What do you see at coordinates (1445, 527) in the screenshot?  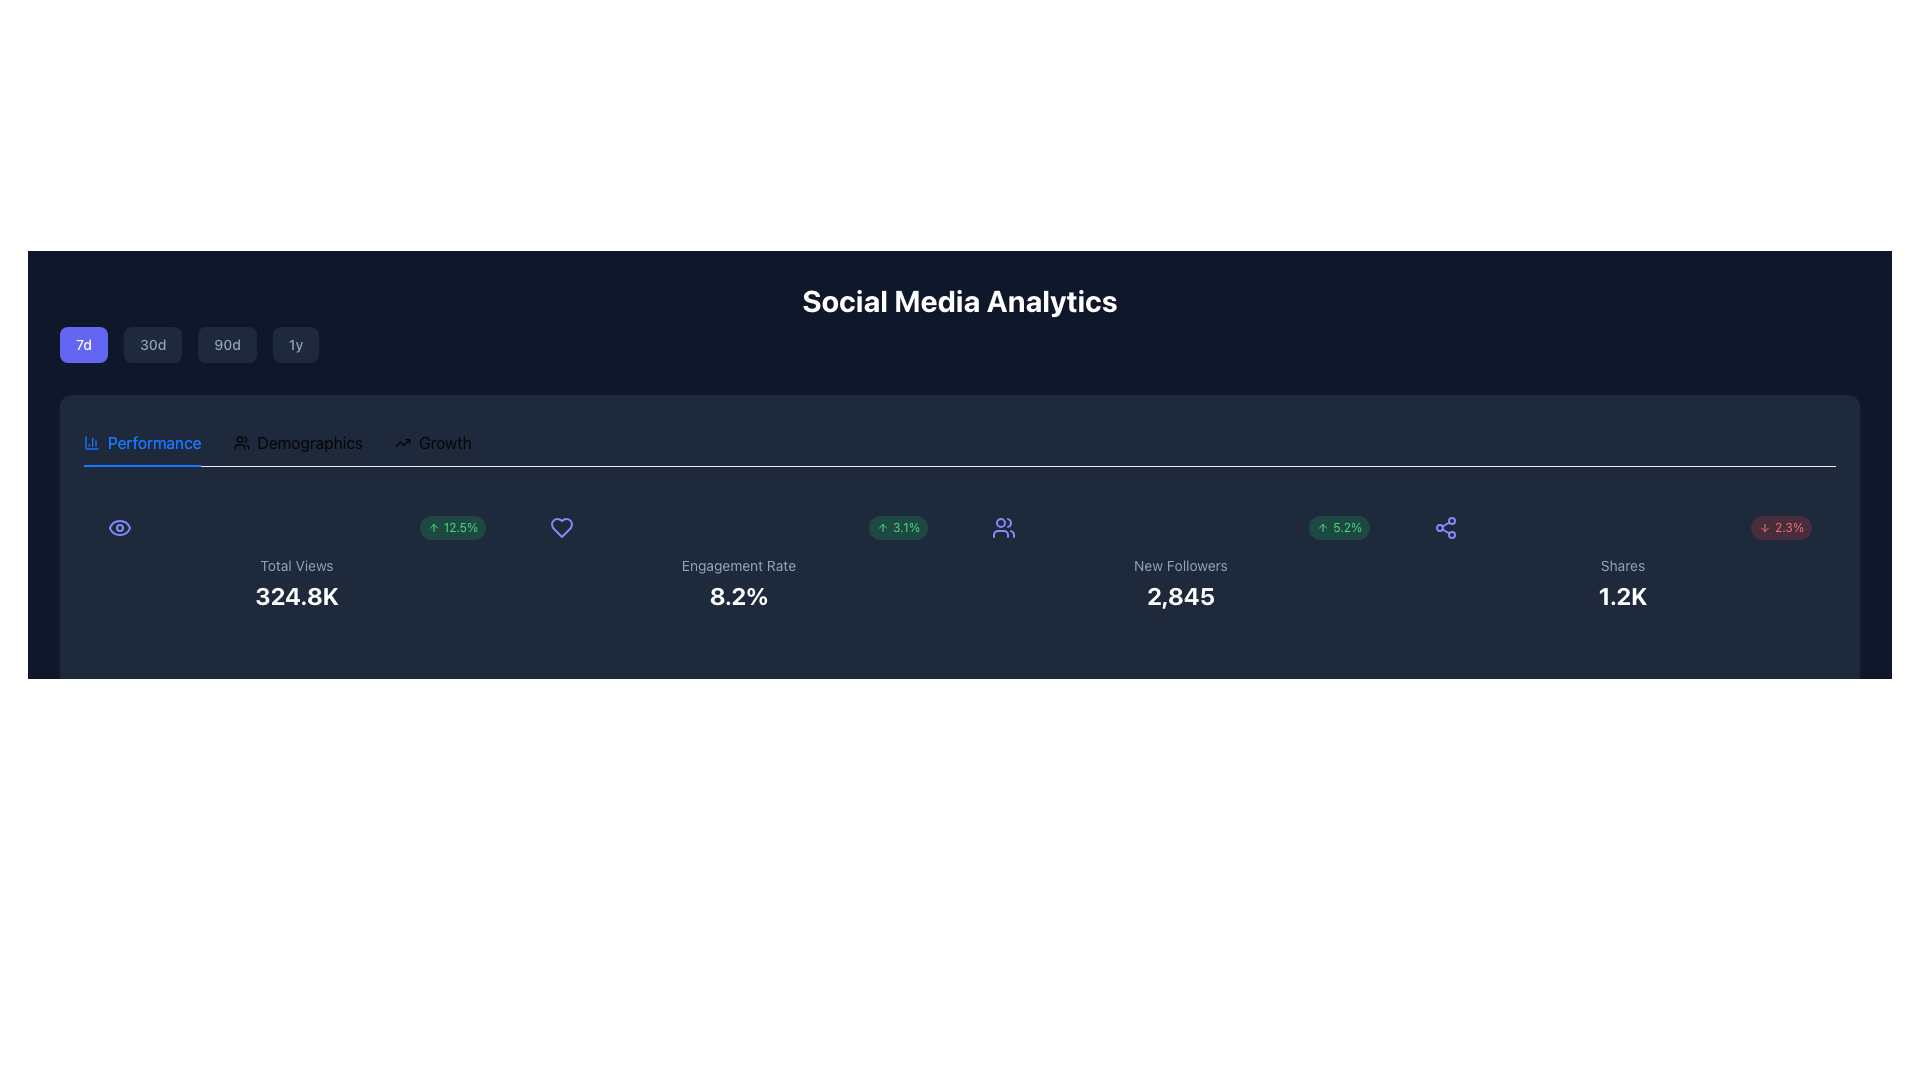 I see `the SVG graphic icon representing the sharing functionality located in the 'Shares' section of the analytics dashboard, positioned left of the '1.2K' text and below the 'Shares' label` at bounding box center [1445, 527].